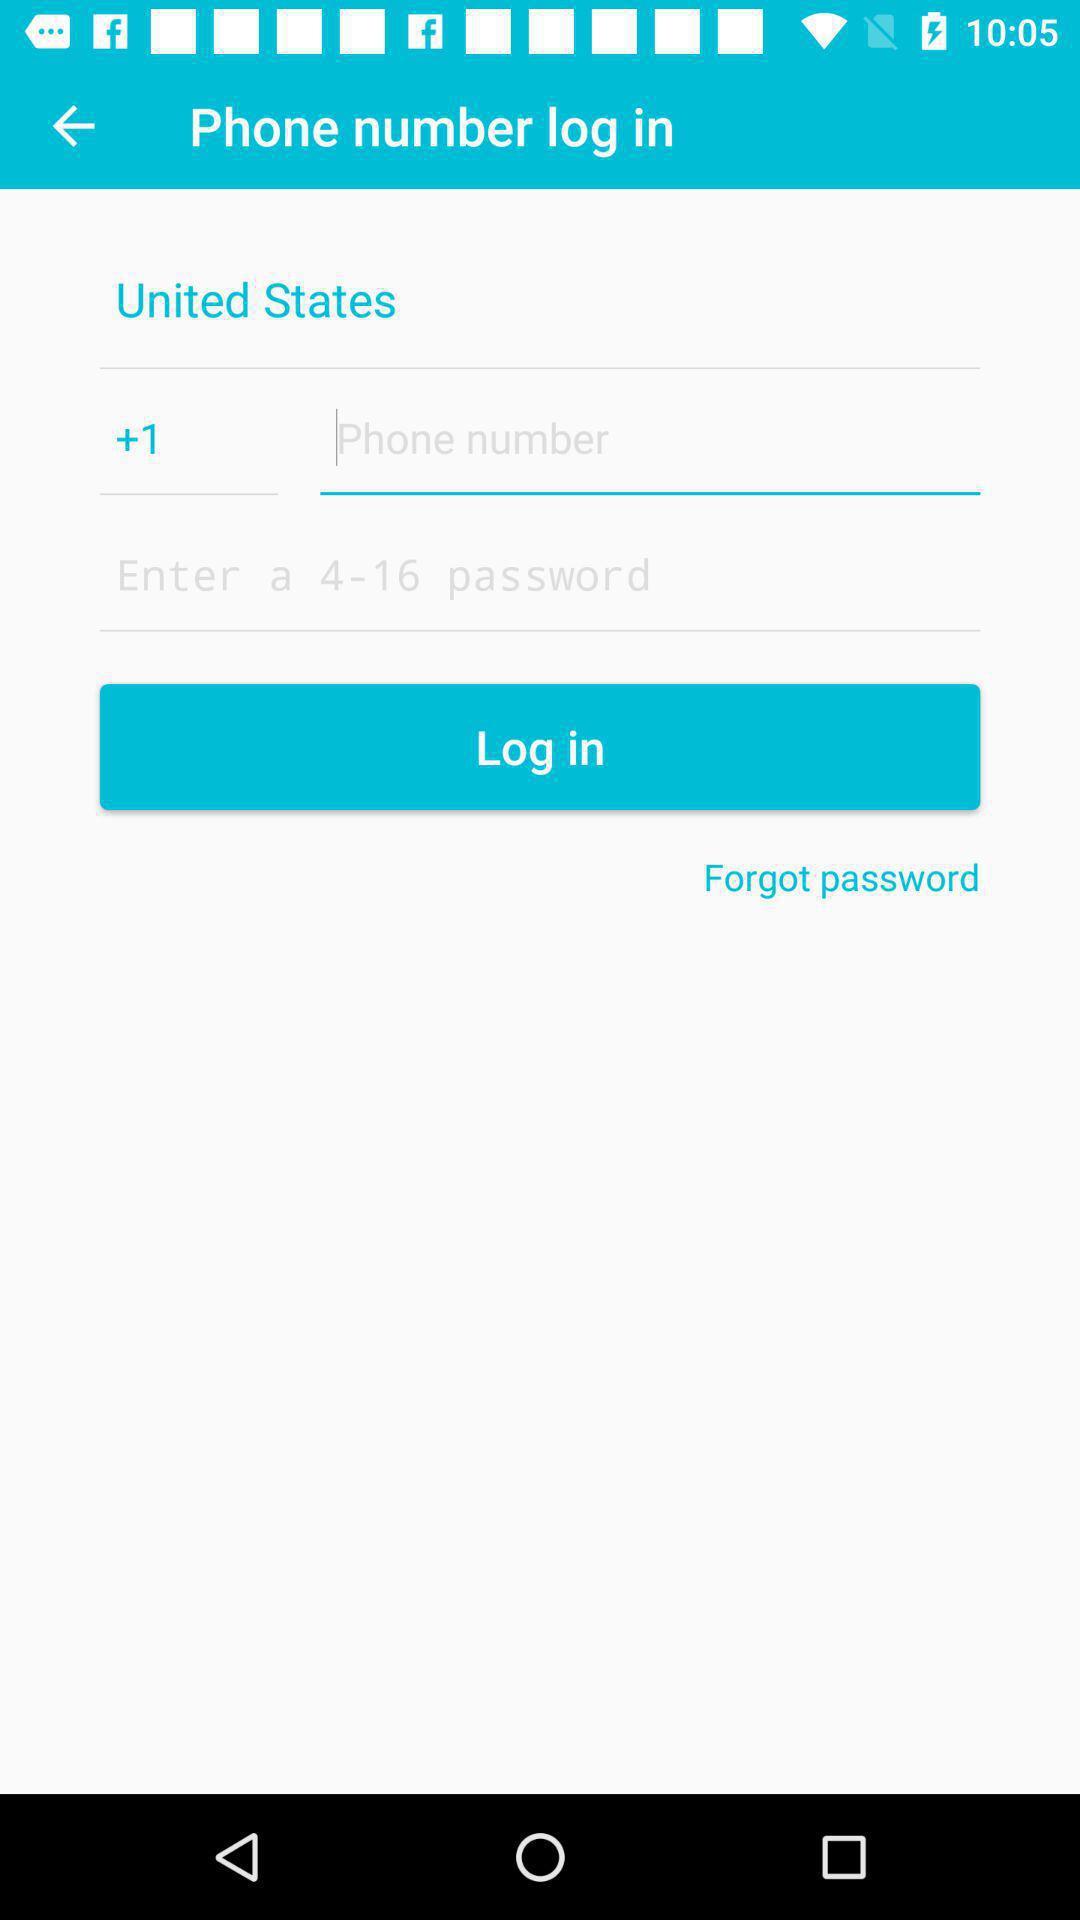  What do you see at coordinates (650, 436) in the screenshot?
I see `the item next to +1` at bounding box center [650, 436].